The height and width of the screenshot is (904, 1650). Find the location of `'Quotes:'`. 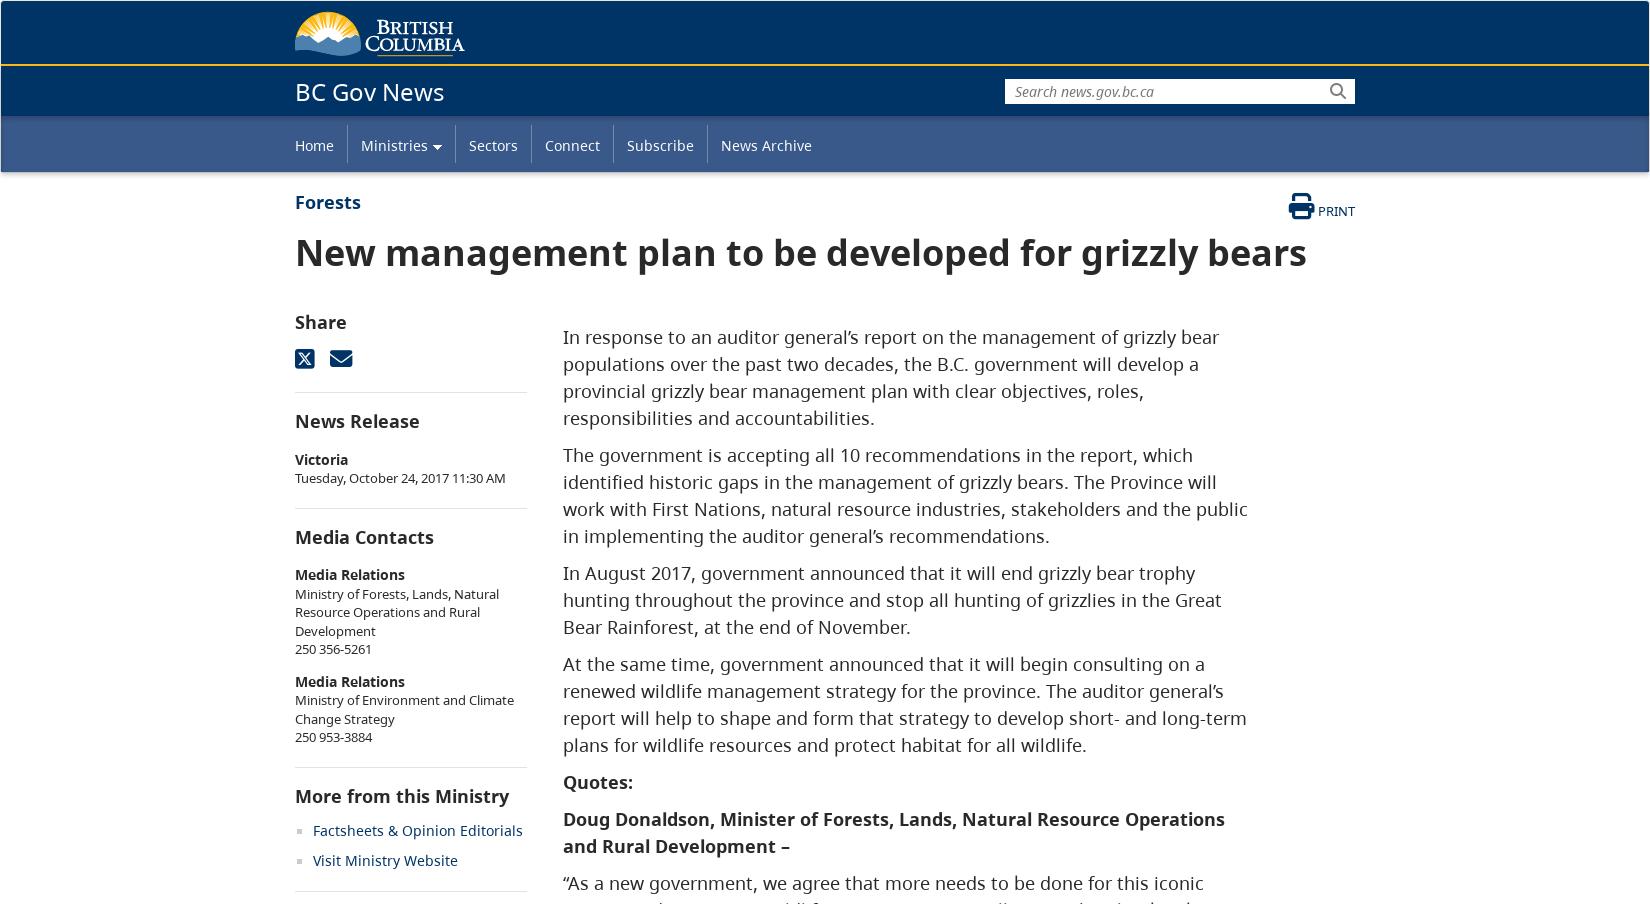

'Quotes:' is located at coordinates (595, 781).